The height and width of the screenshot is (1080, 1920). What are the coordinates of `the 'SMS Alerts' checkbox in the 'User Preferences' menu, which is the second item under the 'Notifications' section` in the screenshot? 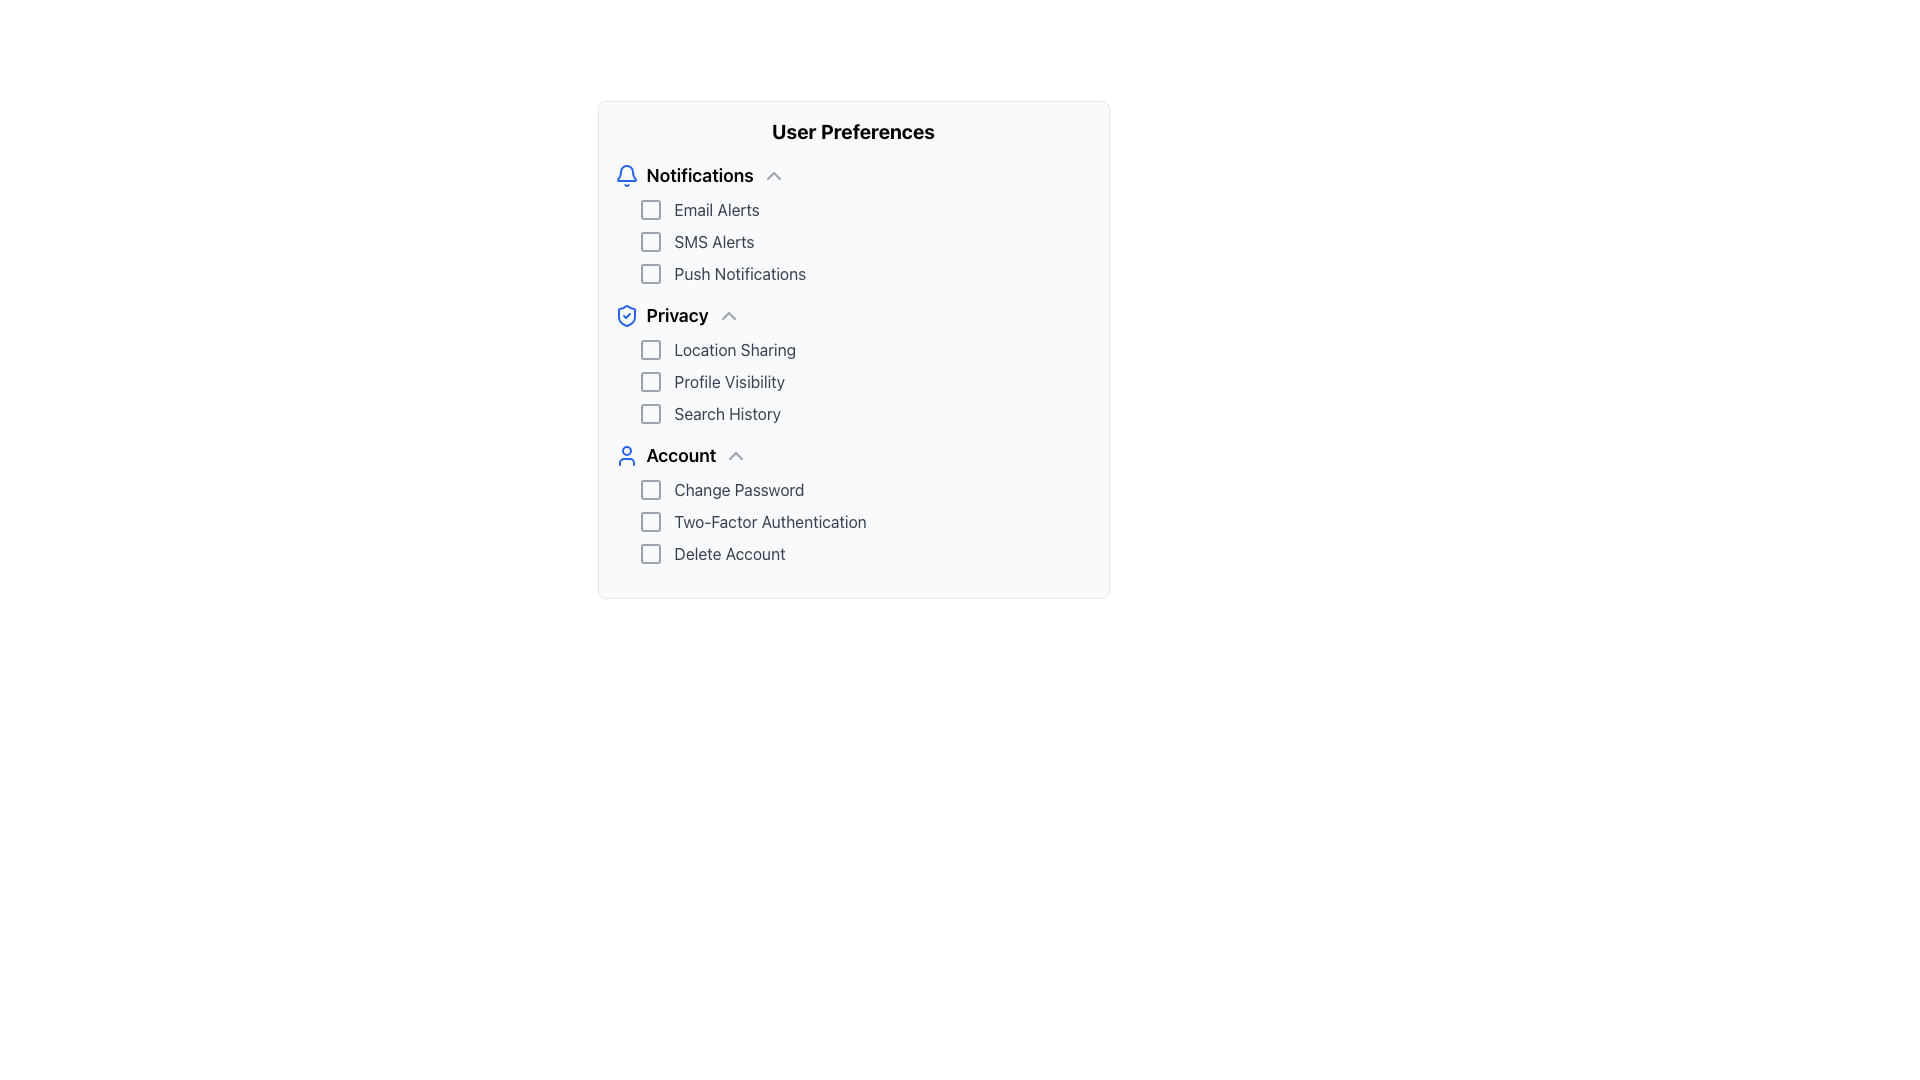 It's located at (865, 241).